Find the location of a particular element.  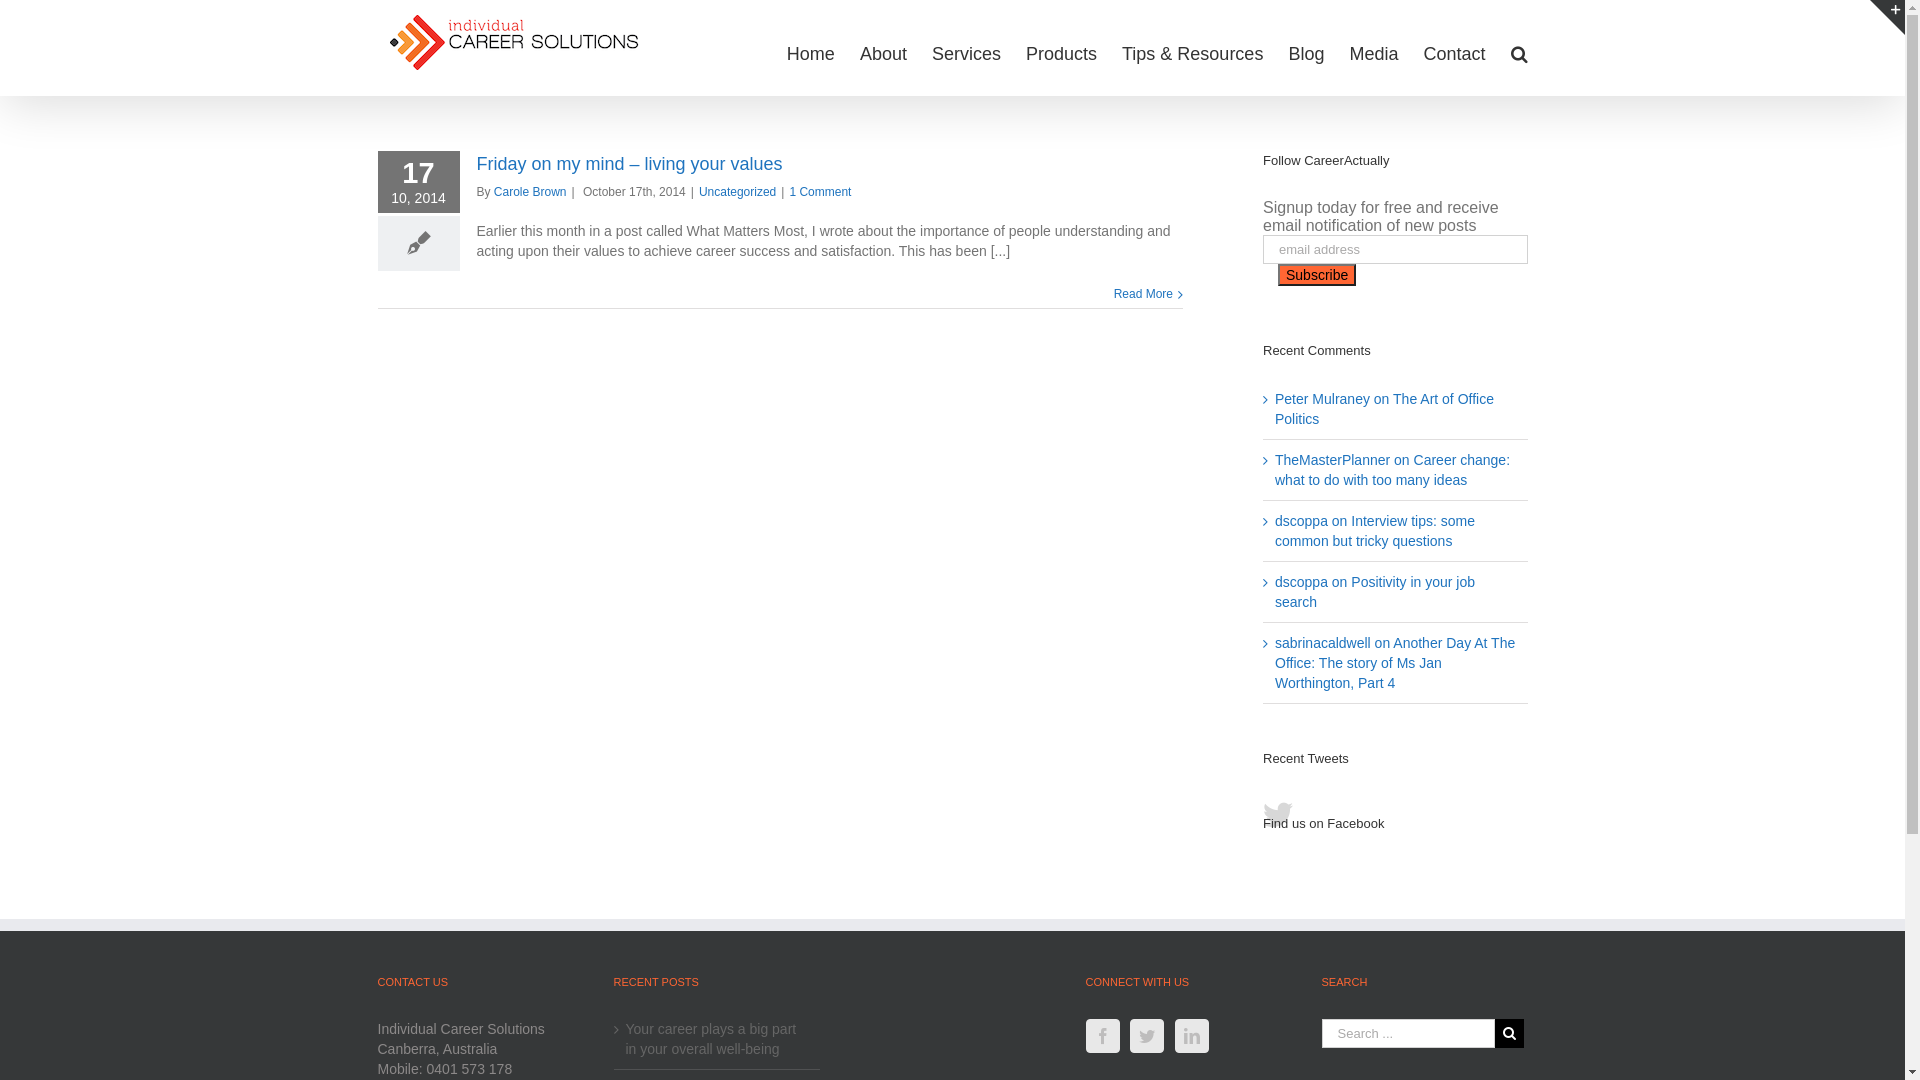

'Products' is located at coordinates (1026, 52).